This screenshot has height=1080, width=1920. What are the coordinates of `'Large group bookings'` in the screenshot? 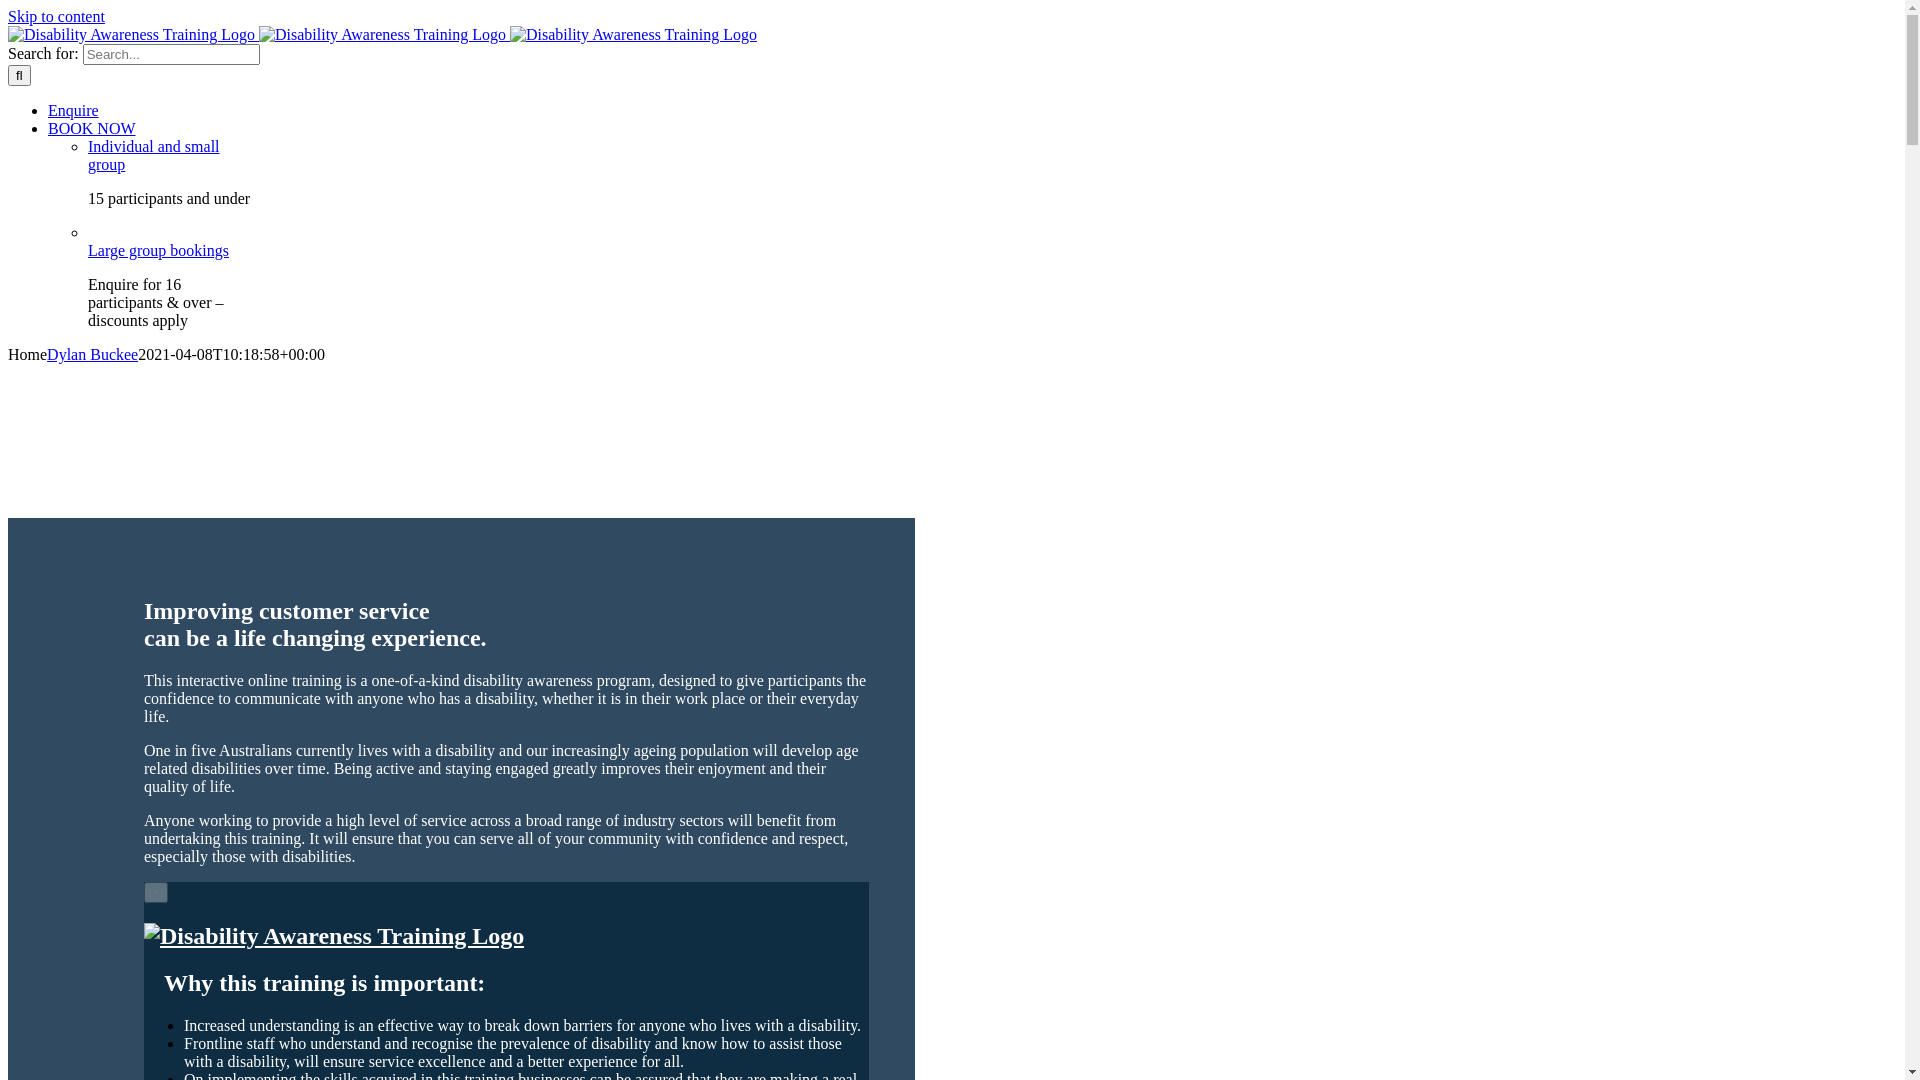 It's located at (157, 258).